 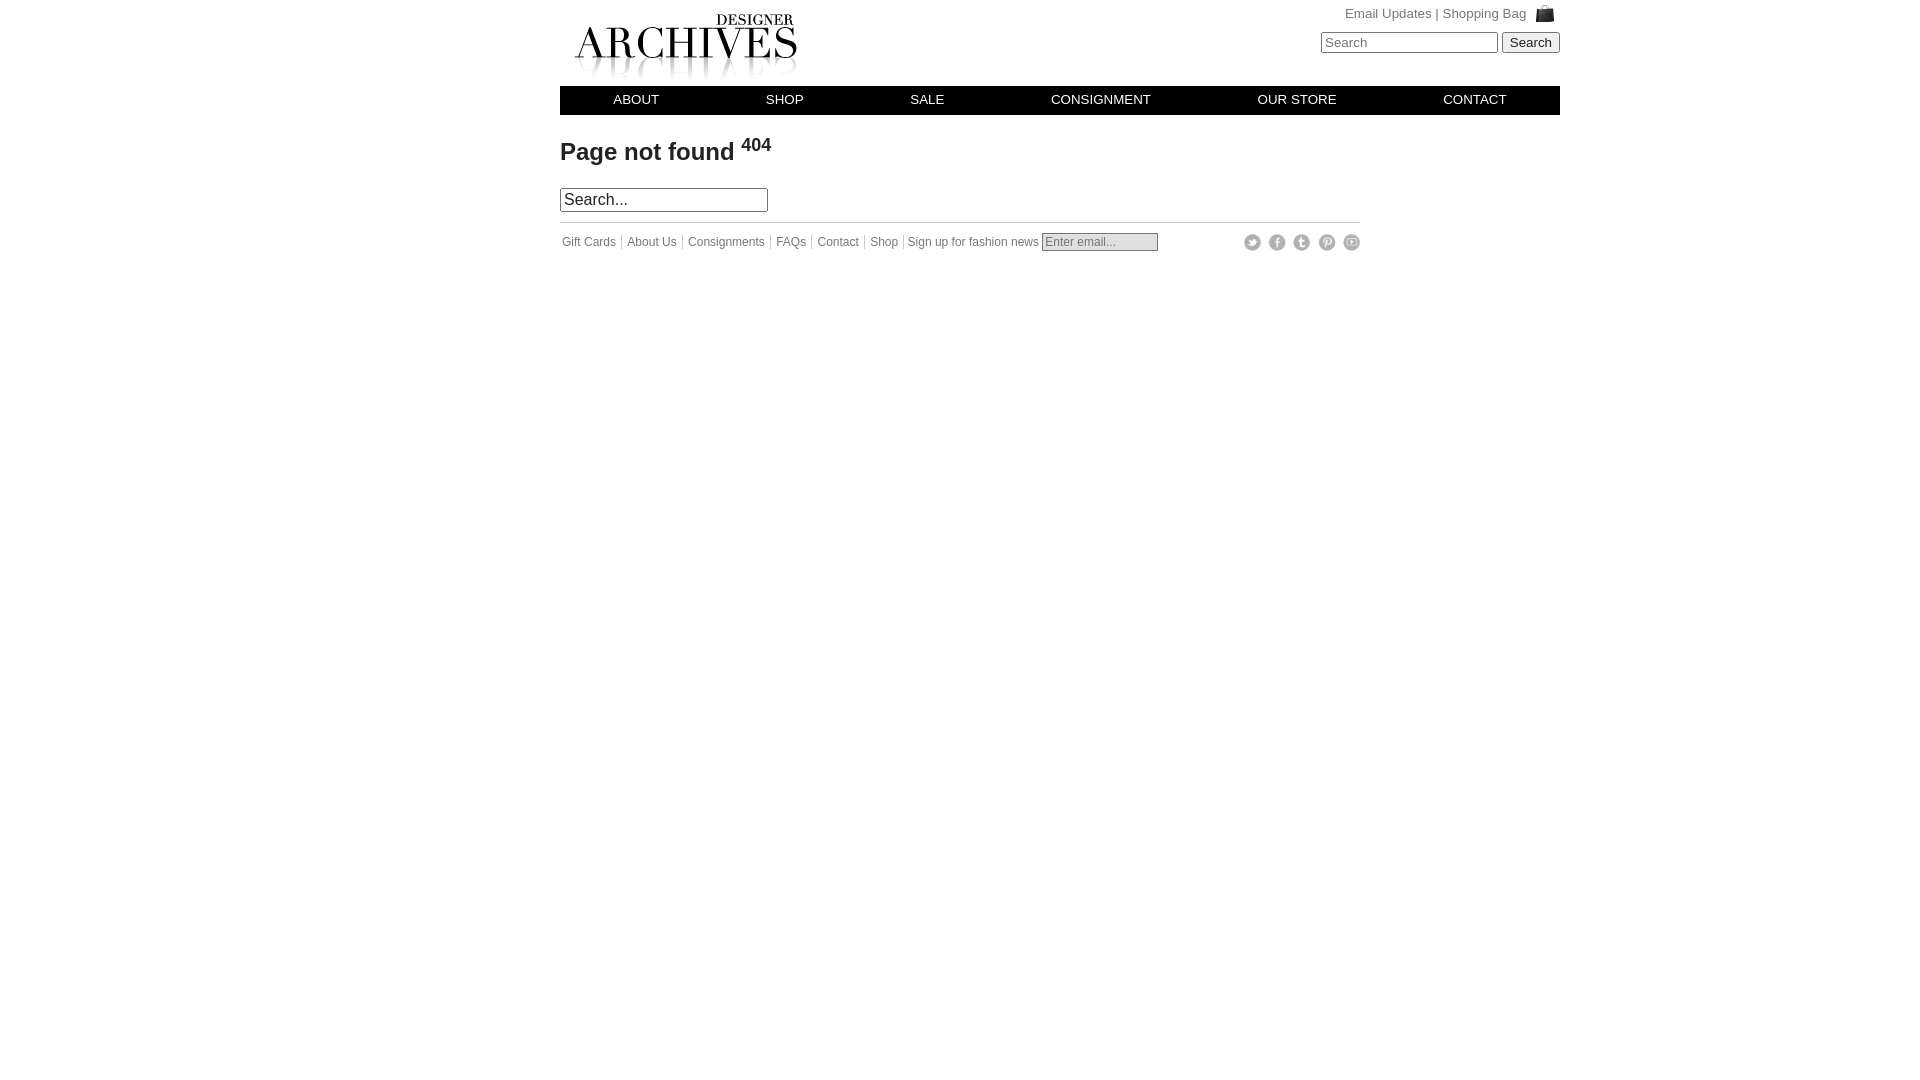 What do you see at coordinates (925, 100) in the screenshot?
I see `'SALE'` at bounding box center [925, 100].